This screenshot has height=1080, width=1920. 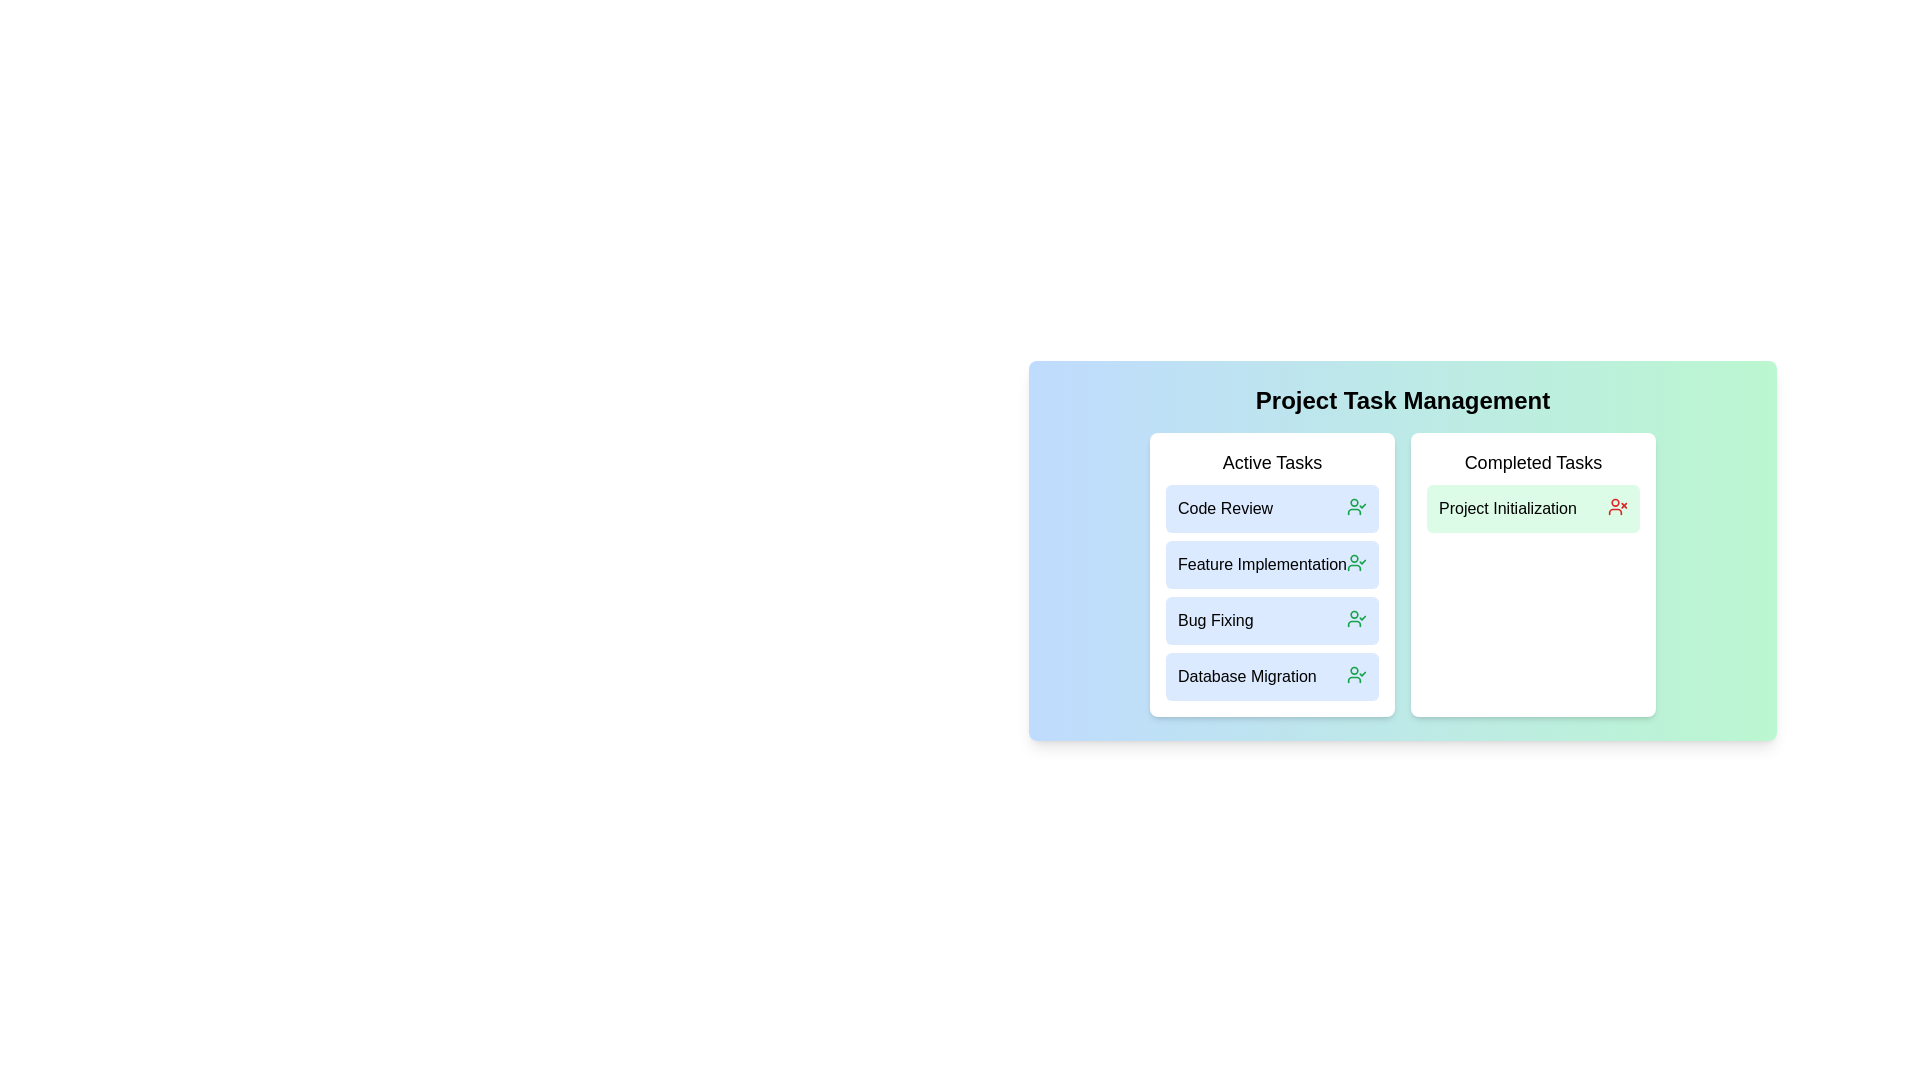 What do you see at coordinates (1357, 505) in the screenshot?
I see `the 'UserCheck' icon next to the task 'Code Review' in the Active Tasks list` at bounding box center [1357, 505].